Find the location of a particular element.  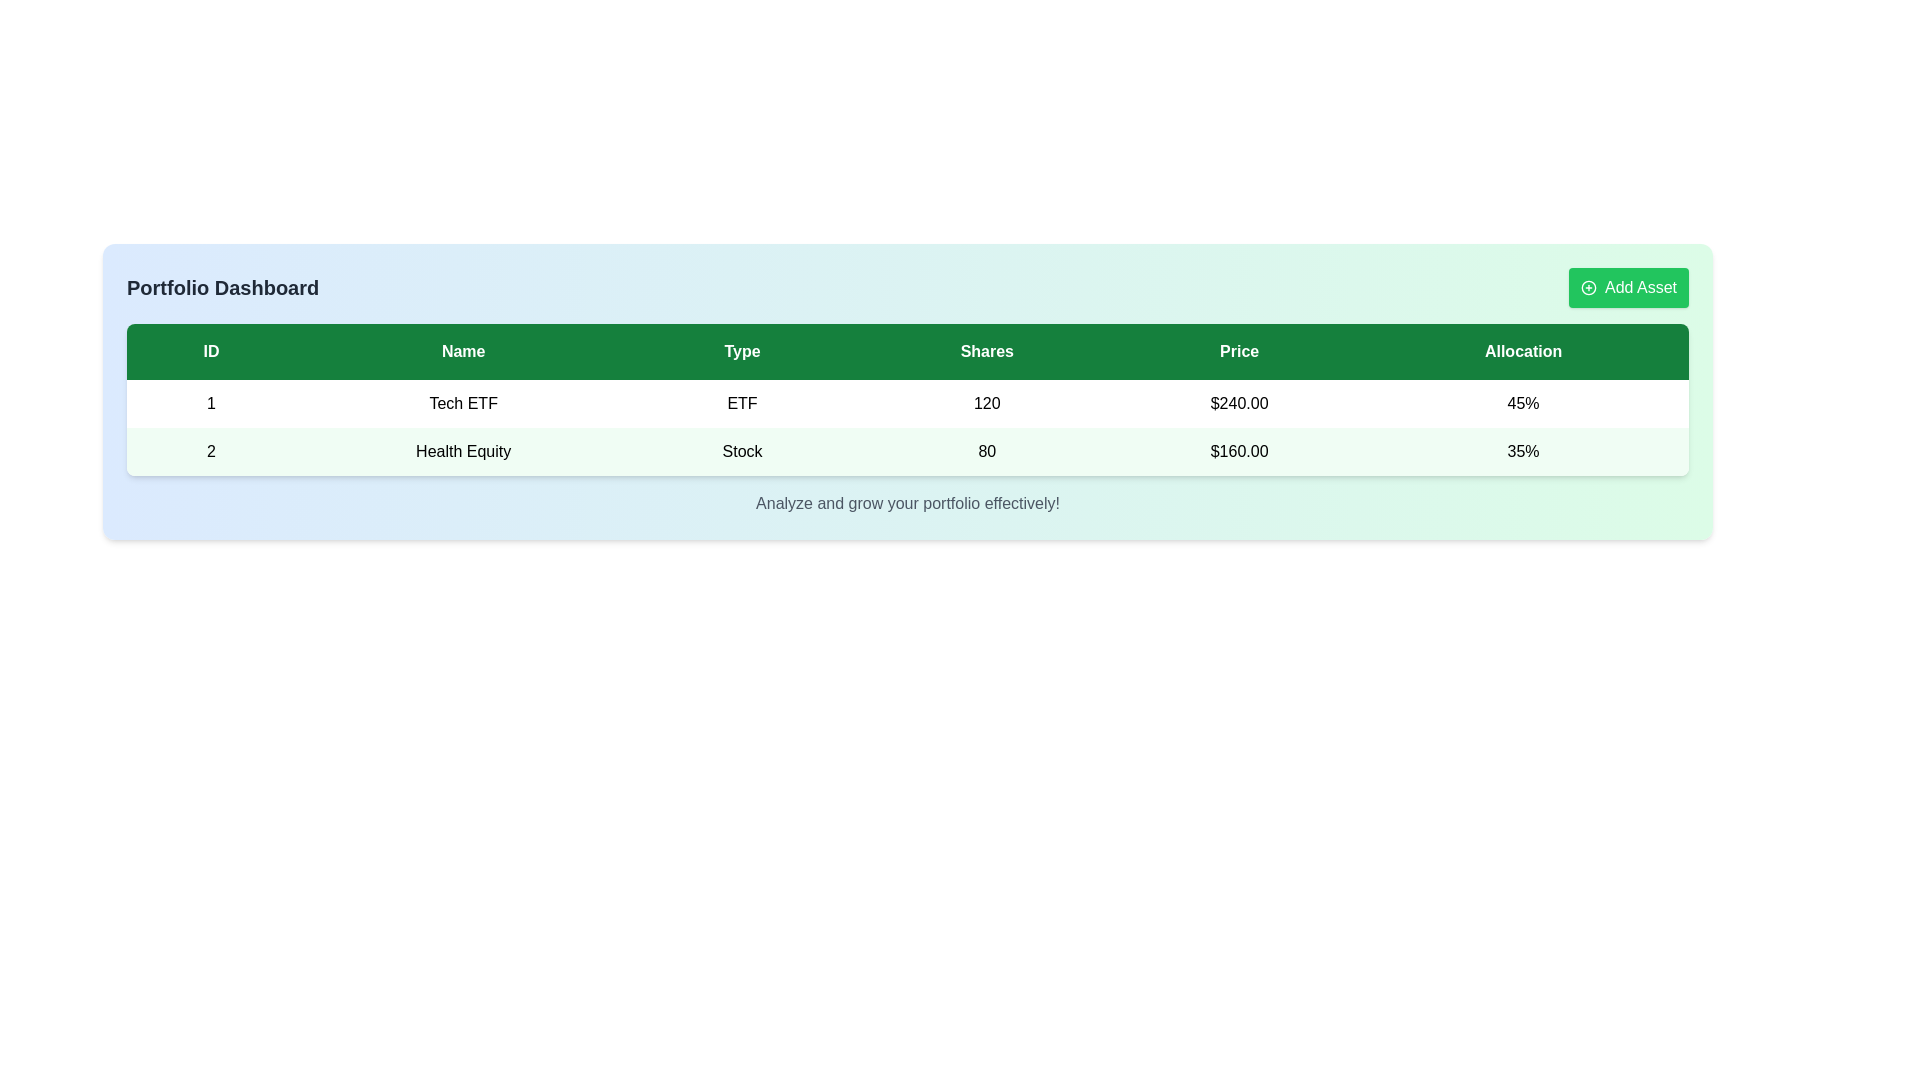

the static text element in the first column of the first row of the table, which represents the unique ID of the item is located at coordinates (211, 404).